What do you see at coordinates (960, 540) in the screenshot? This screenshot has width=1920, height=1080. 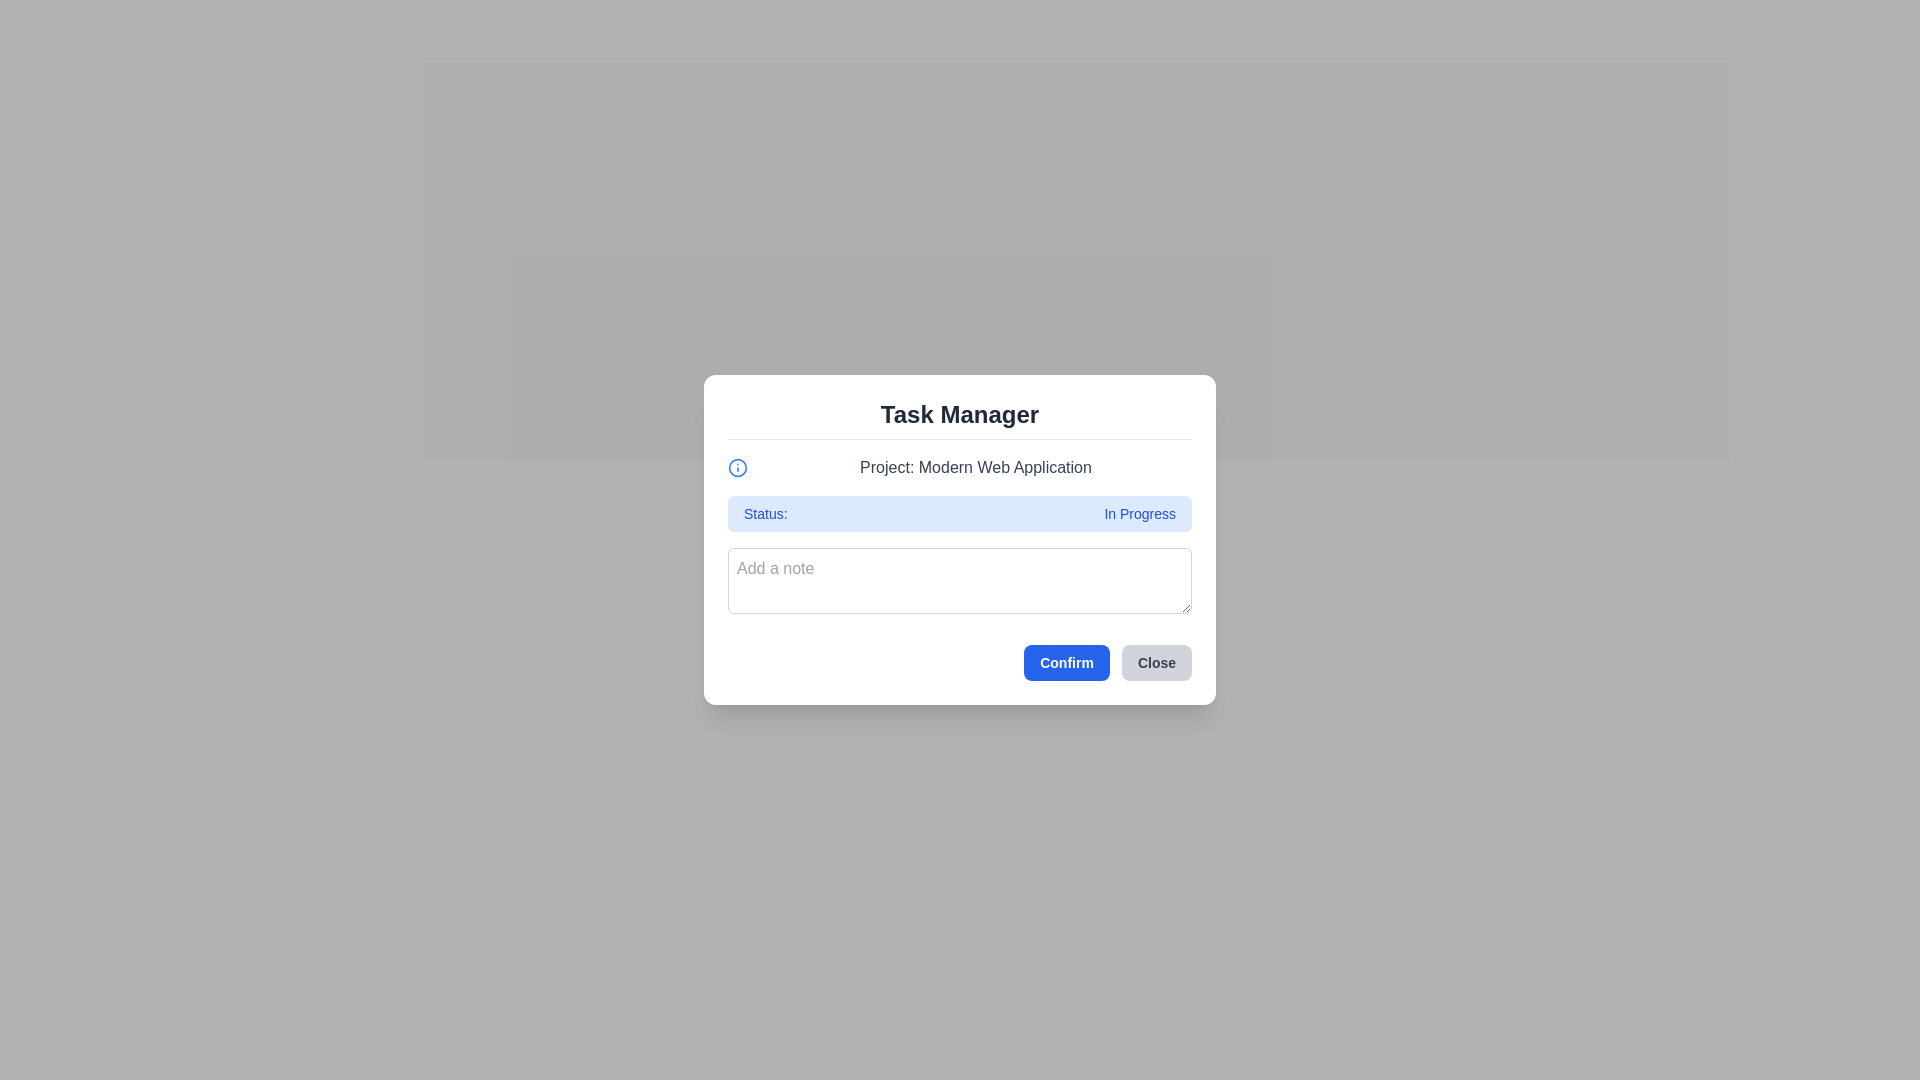 I see `the 'Task Manager' dialog box, which is a white box with rounded corners and contains action buttons at the bottom` at bounding box center [960, 540].